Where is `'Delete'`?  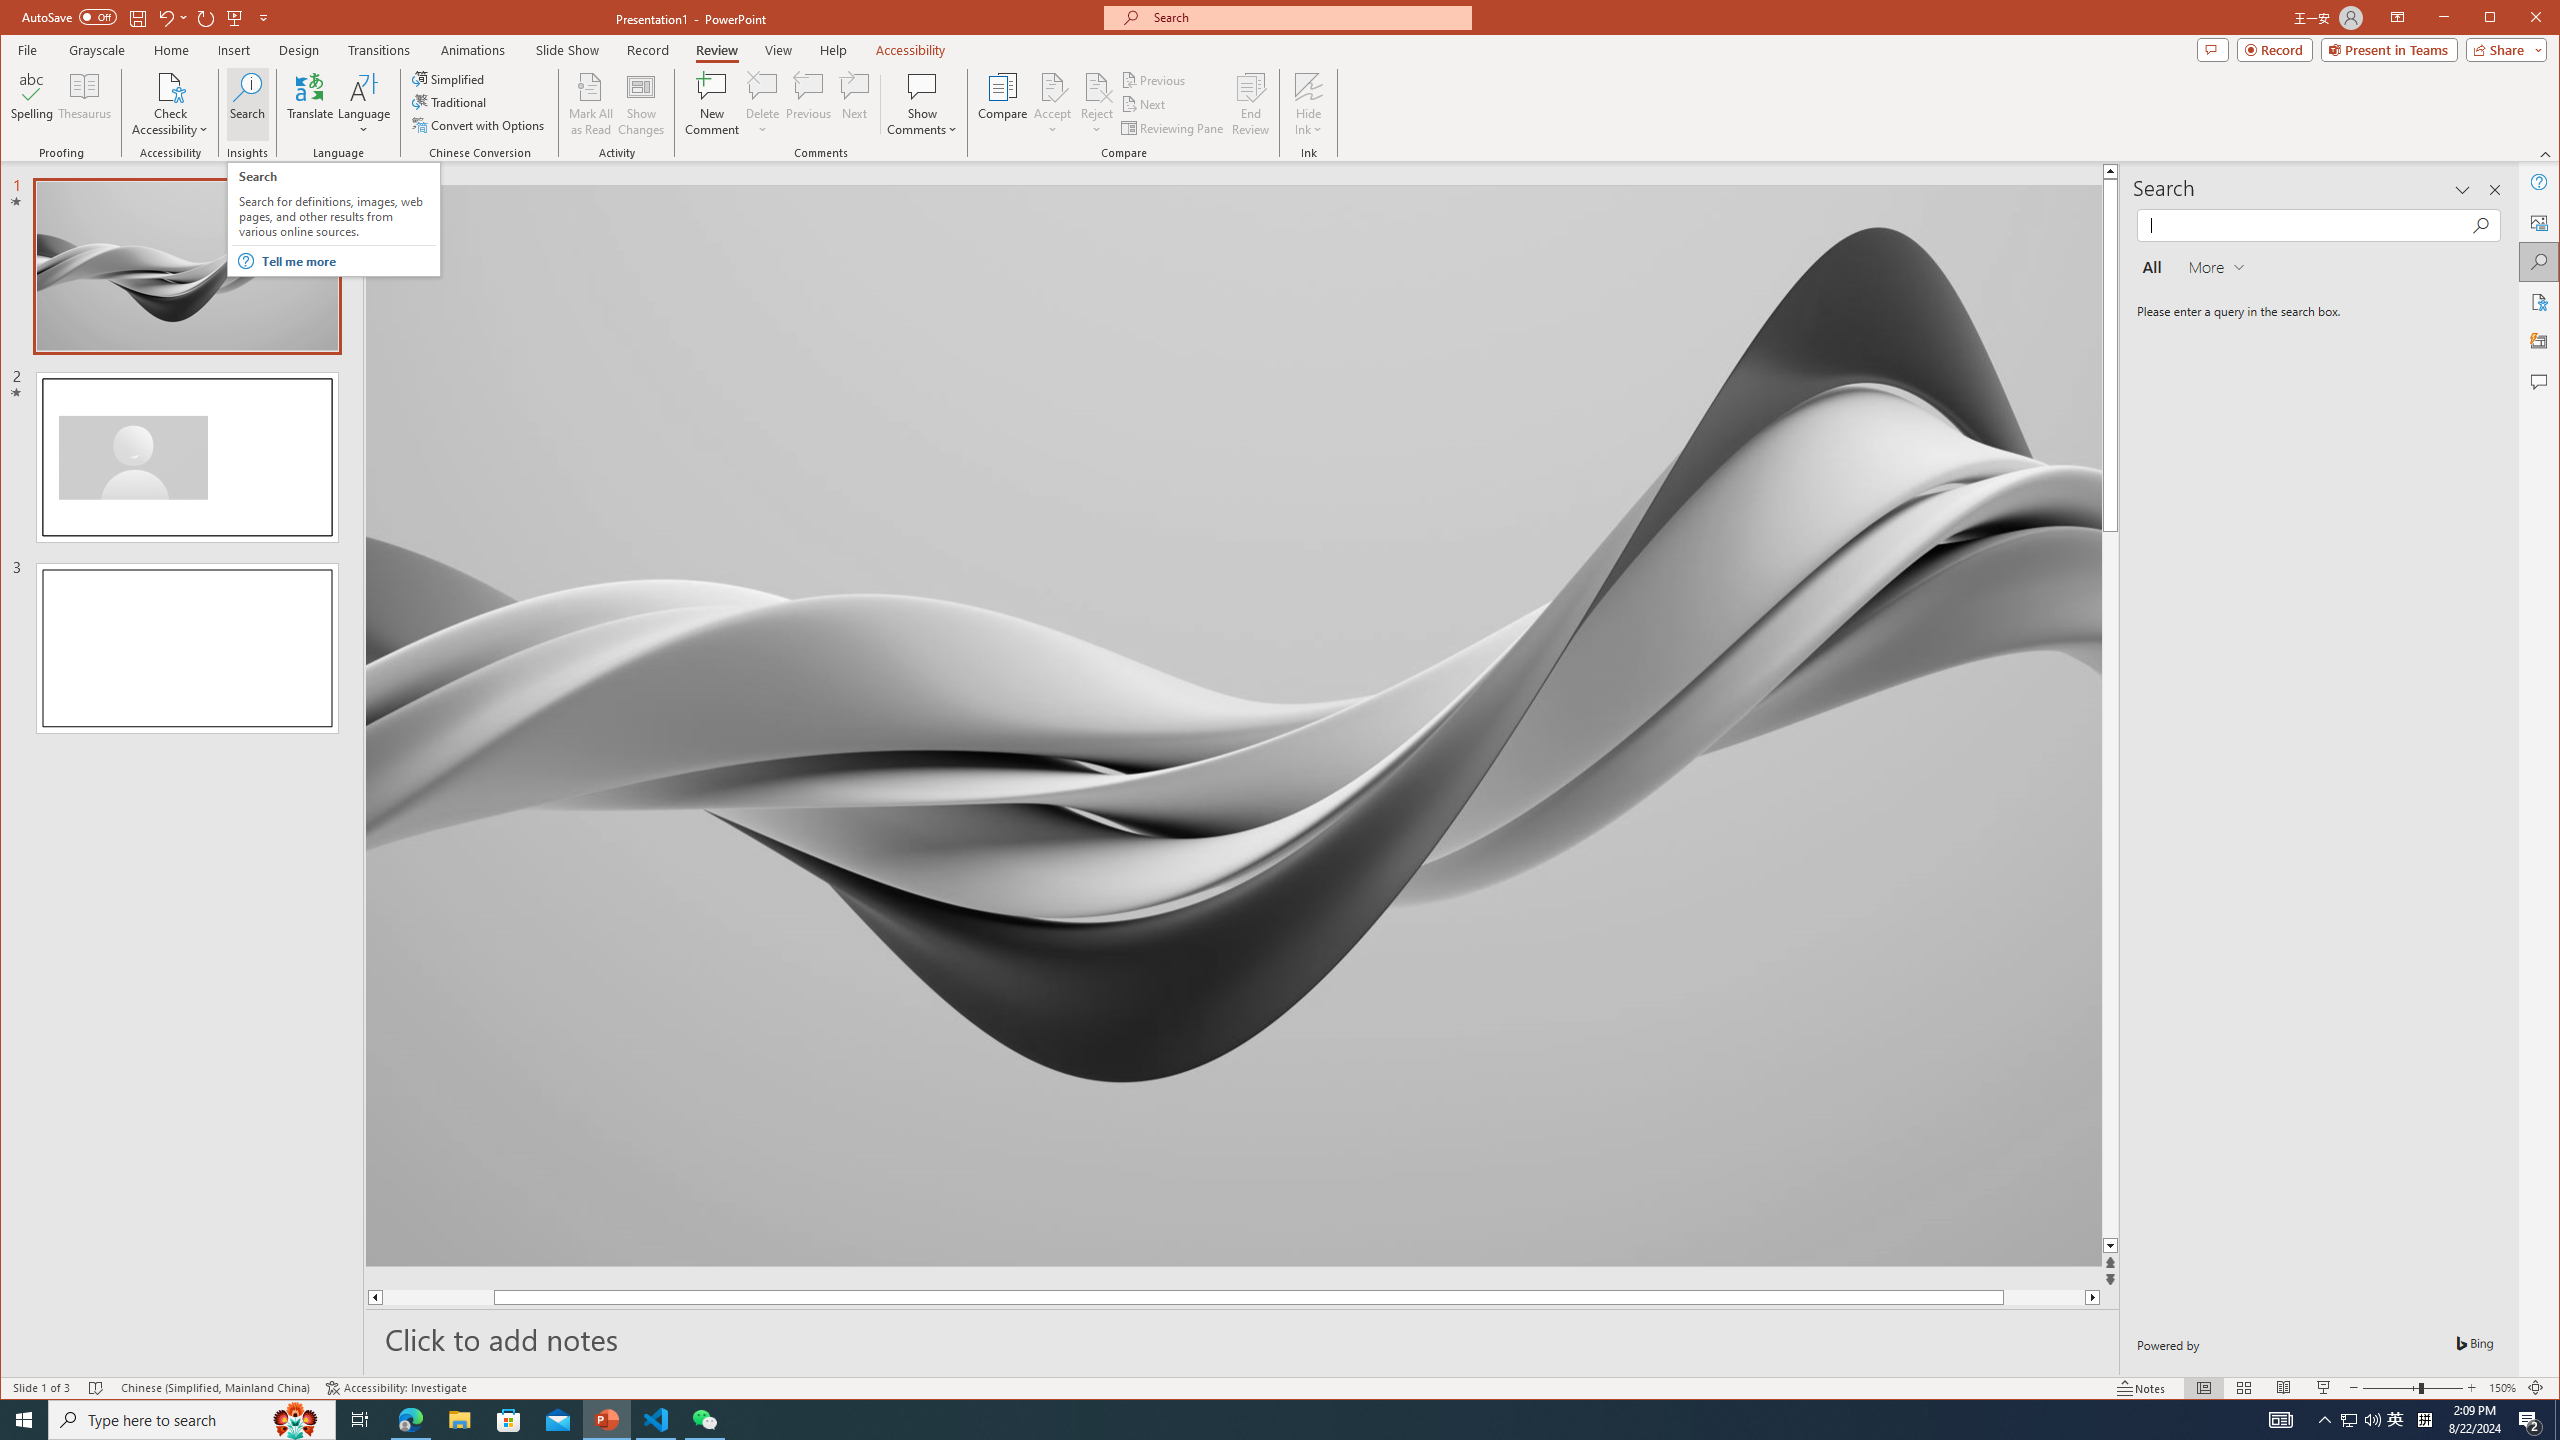
'Delete' is located at coordinates (762, 85).